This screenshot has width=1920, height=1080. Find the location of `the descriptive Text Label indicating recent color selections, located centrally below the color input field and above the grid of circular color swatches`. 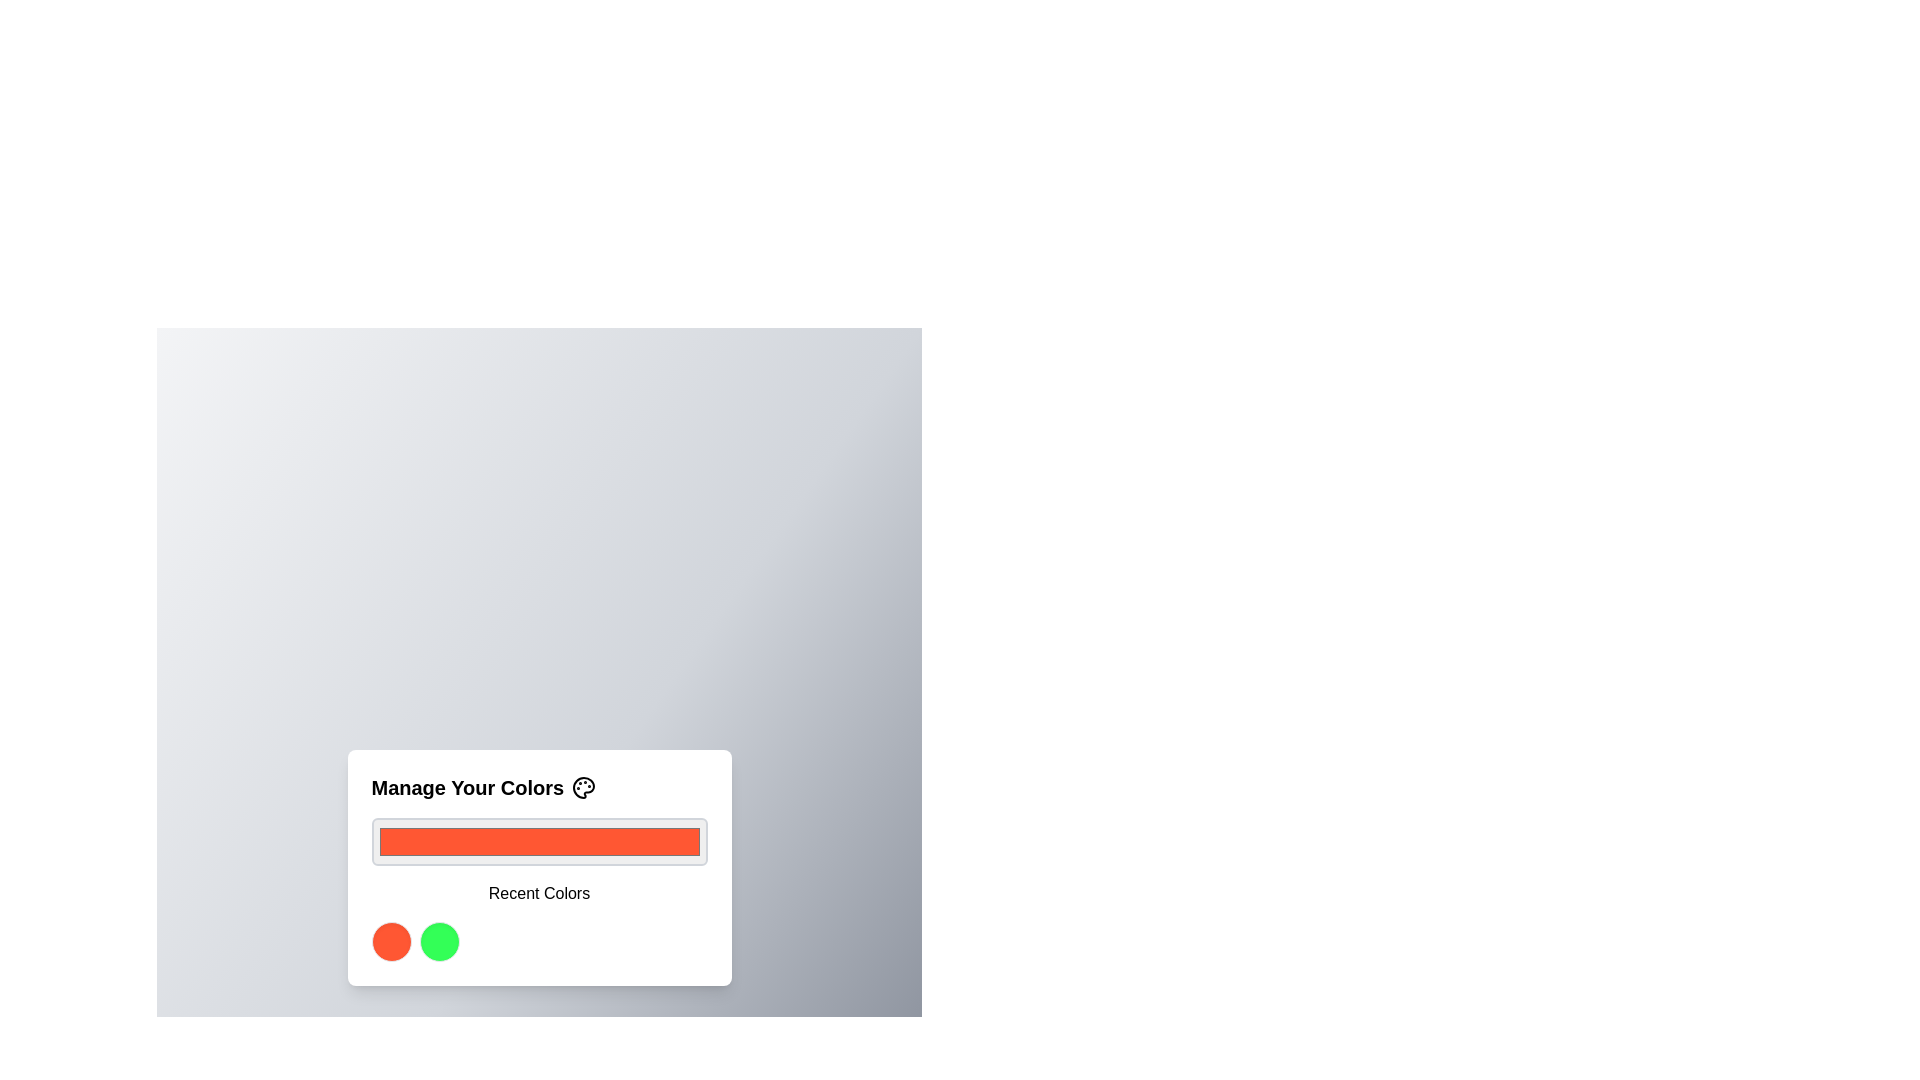

the descriptive Text Label indicating recent color selections, located centrally below the color input field and above the grid of circular color swatches is located at coordinates (539, 893).